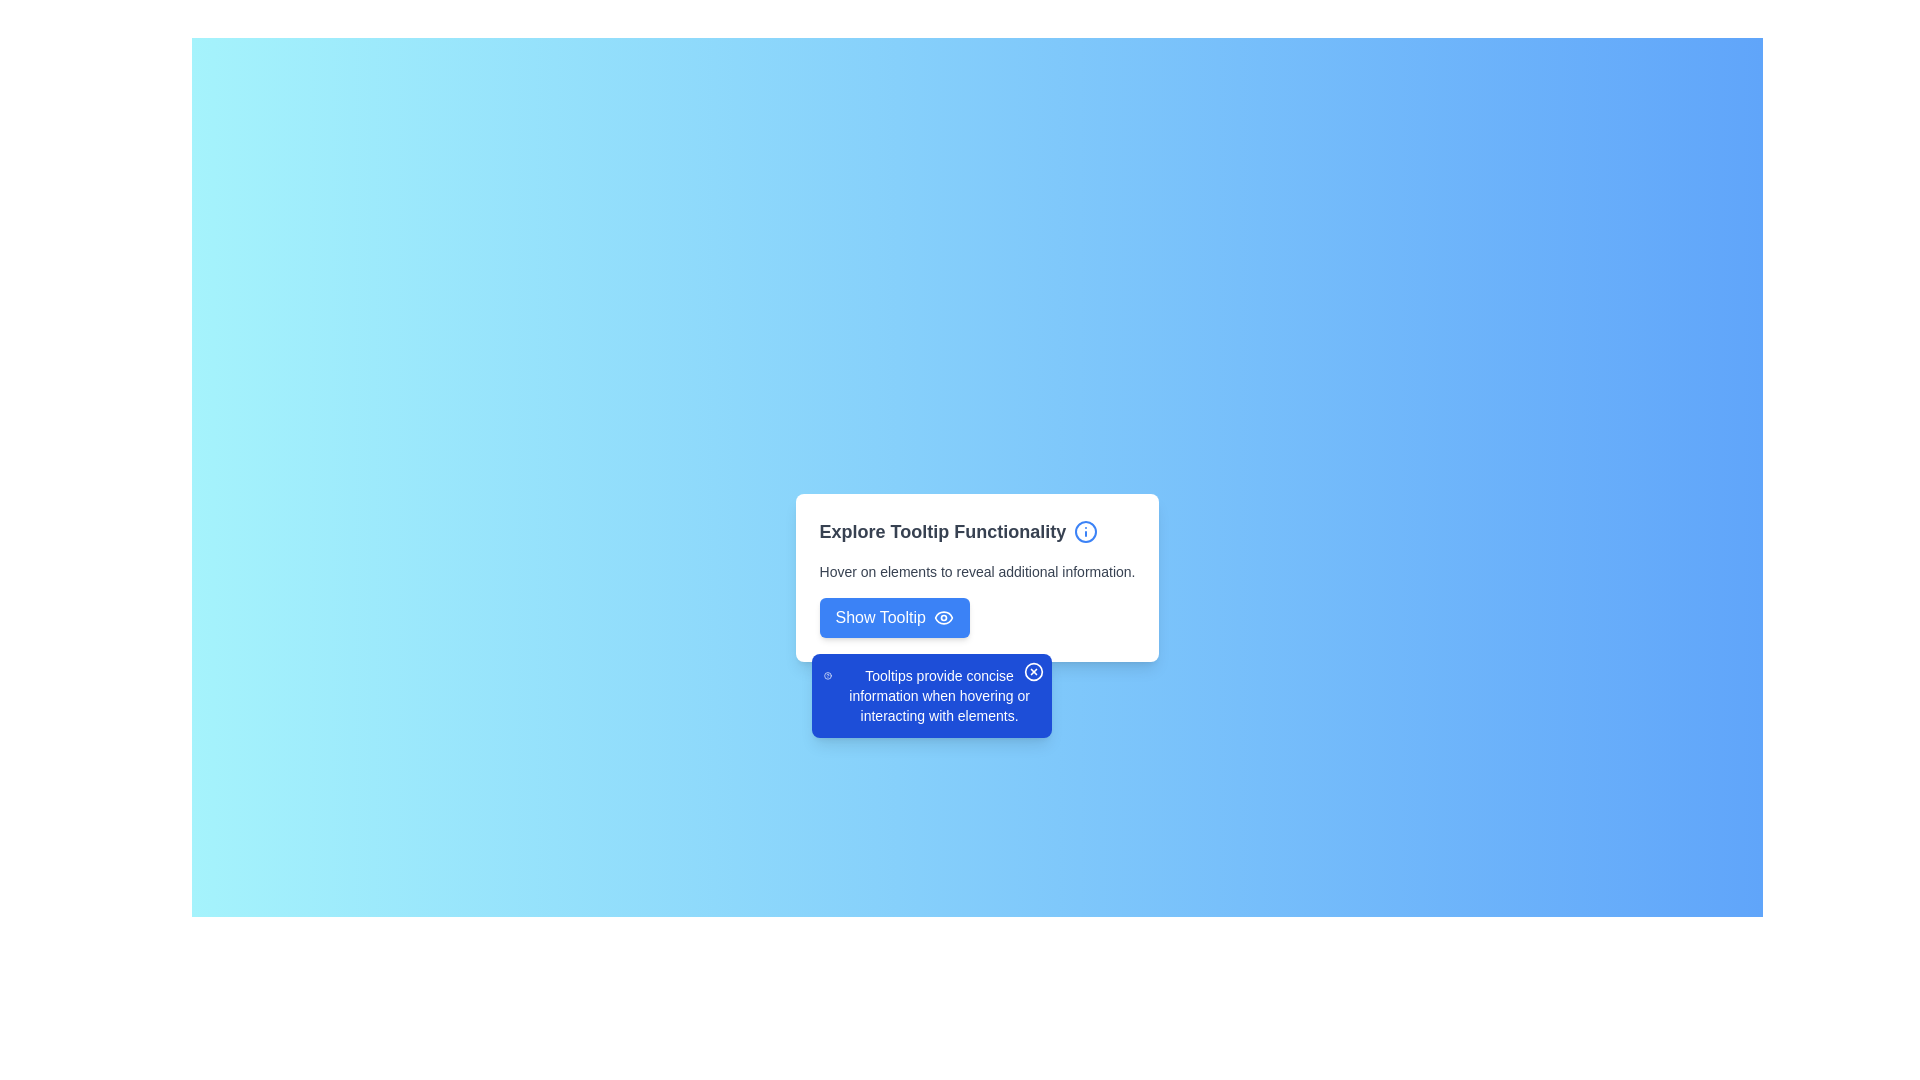 The width and height of the screenshot is (1920, 1080). What do you see at coordinates (1085, 531) in the screenshot?
I see `the circular Informational Icon featuring a blue border and an informational symbol by tapping on it, as it is positioned slightly to the right of the text header 'Explore Tooltip Functionality.'` at bounding box center [1085, 531].